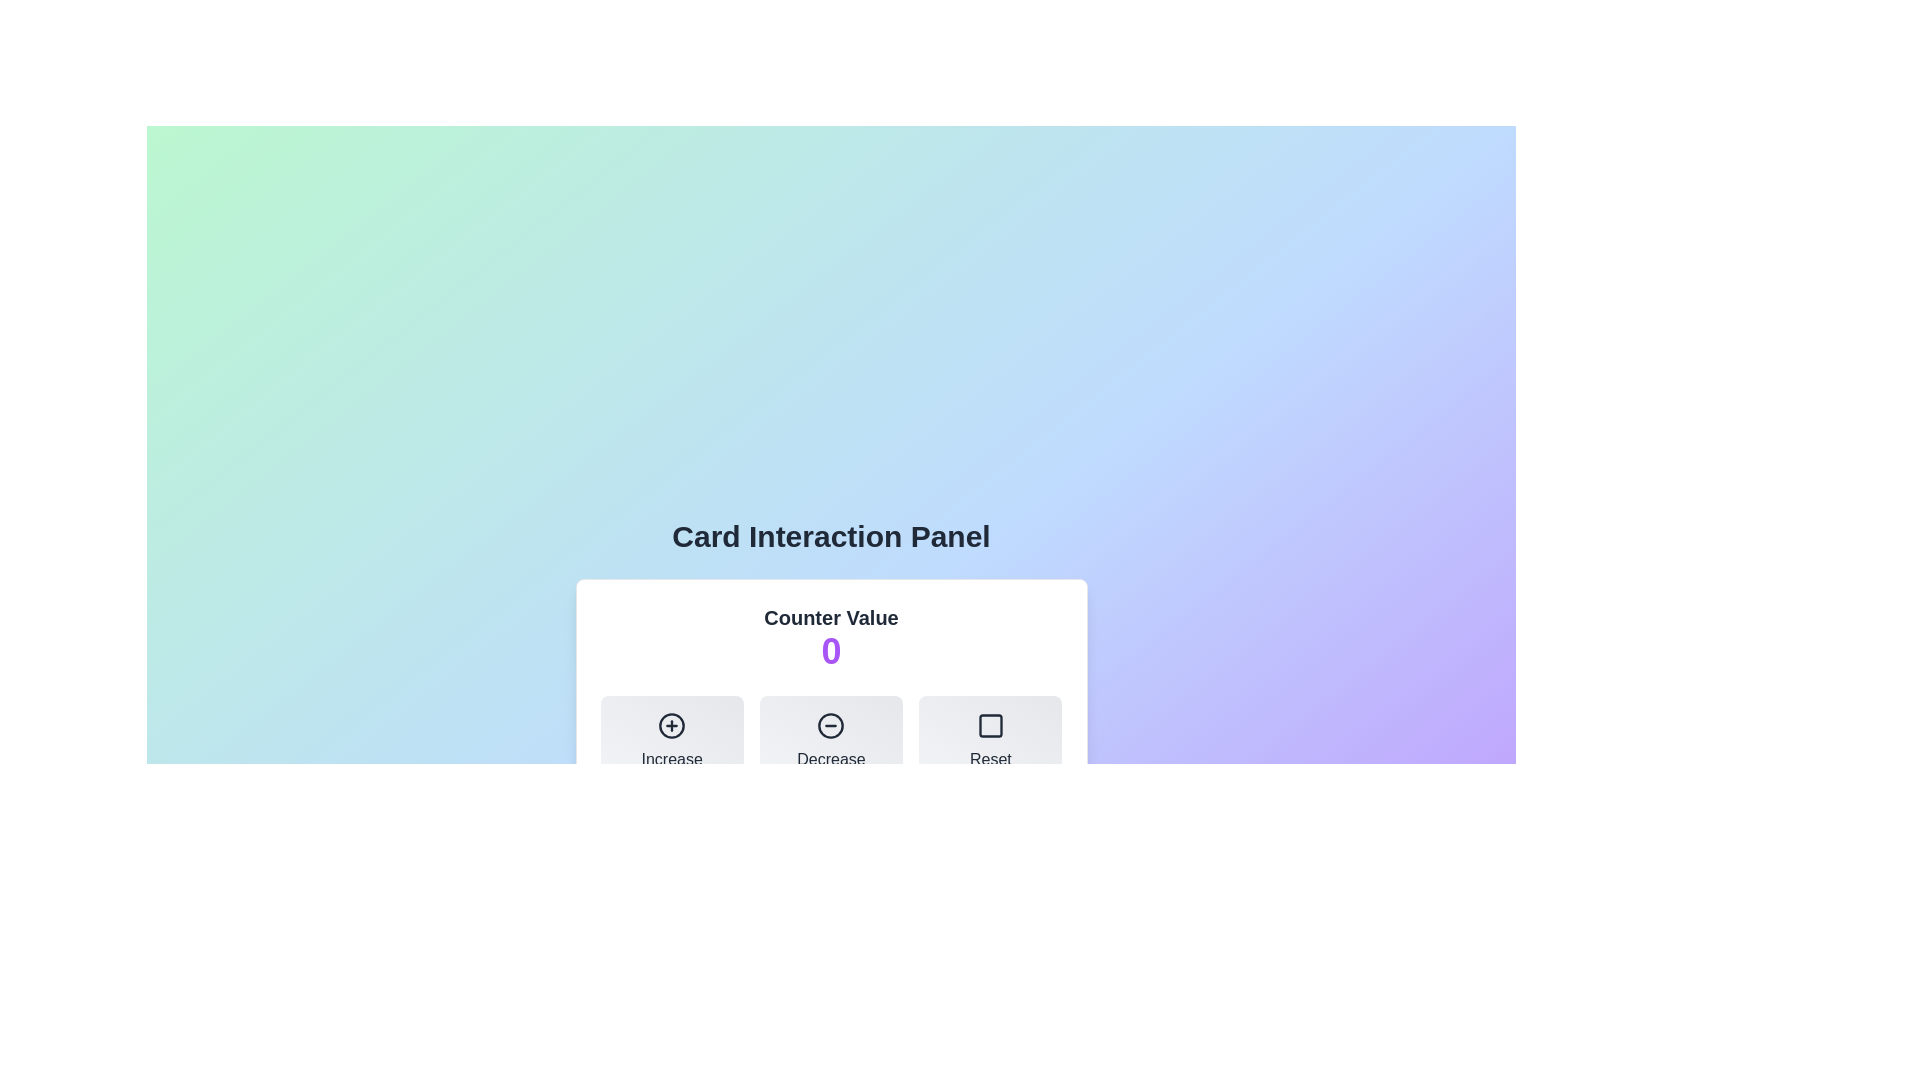 The image size is (1920, 1080). I want to click on the graphical icon within the 'Reset' button, so click(990, 725).